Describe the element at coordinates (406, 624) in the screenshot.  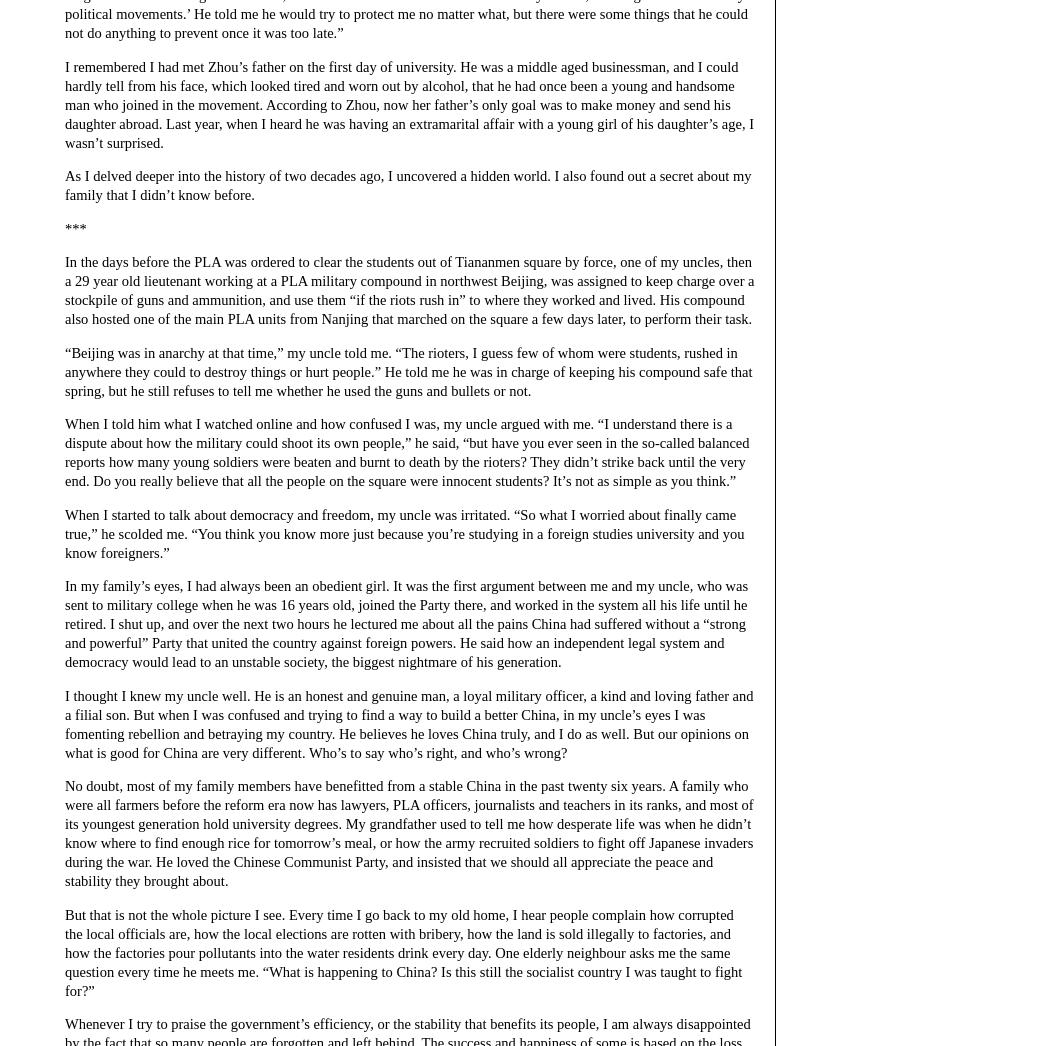
I see `'In my family’s eyes, I had always been an obedient girl. It was the first argument between me and my uncle, who was sent to military college when he was 16 years old, joined the Party there, and worked in the system all his life until he retired. I shut up, and over the next two hours he lectured me about all the pains China had suffered without a “strong and powerful” Party that united the country against foreign powers. He said how an independent legal system and democracy would lead to an unstable society, the biggest nightmare of his generation.'` at that location.